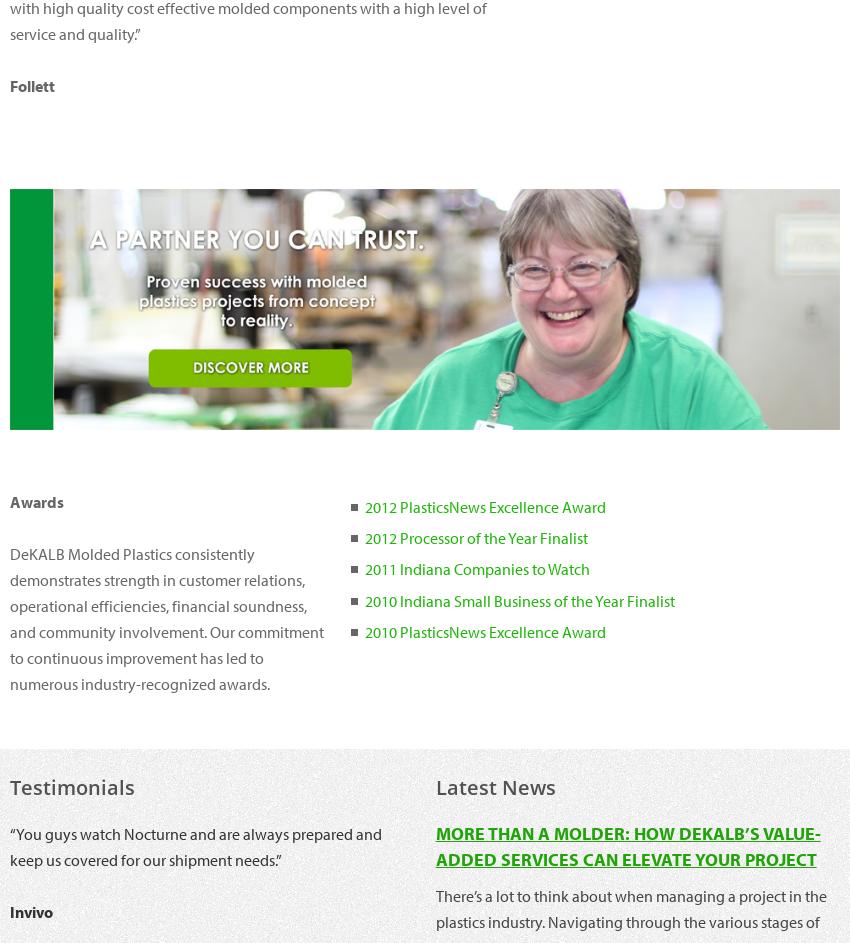 This screenshot has height=943, width=850. I want to click on '2012 Processor of the Year Finalist', so click(475, 537).